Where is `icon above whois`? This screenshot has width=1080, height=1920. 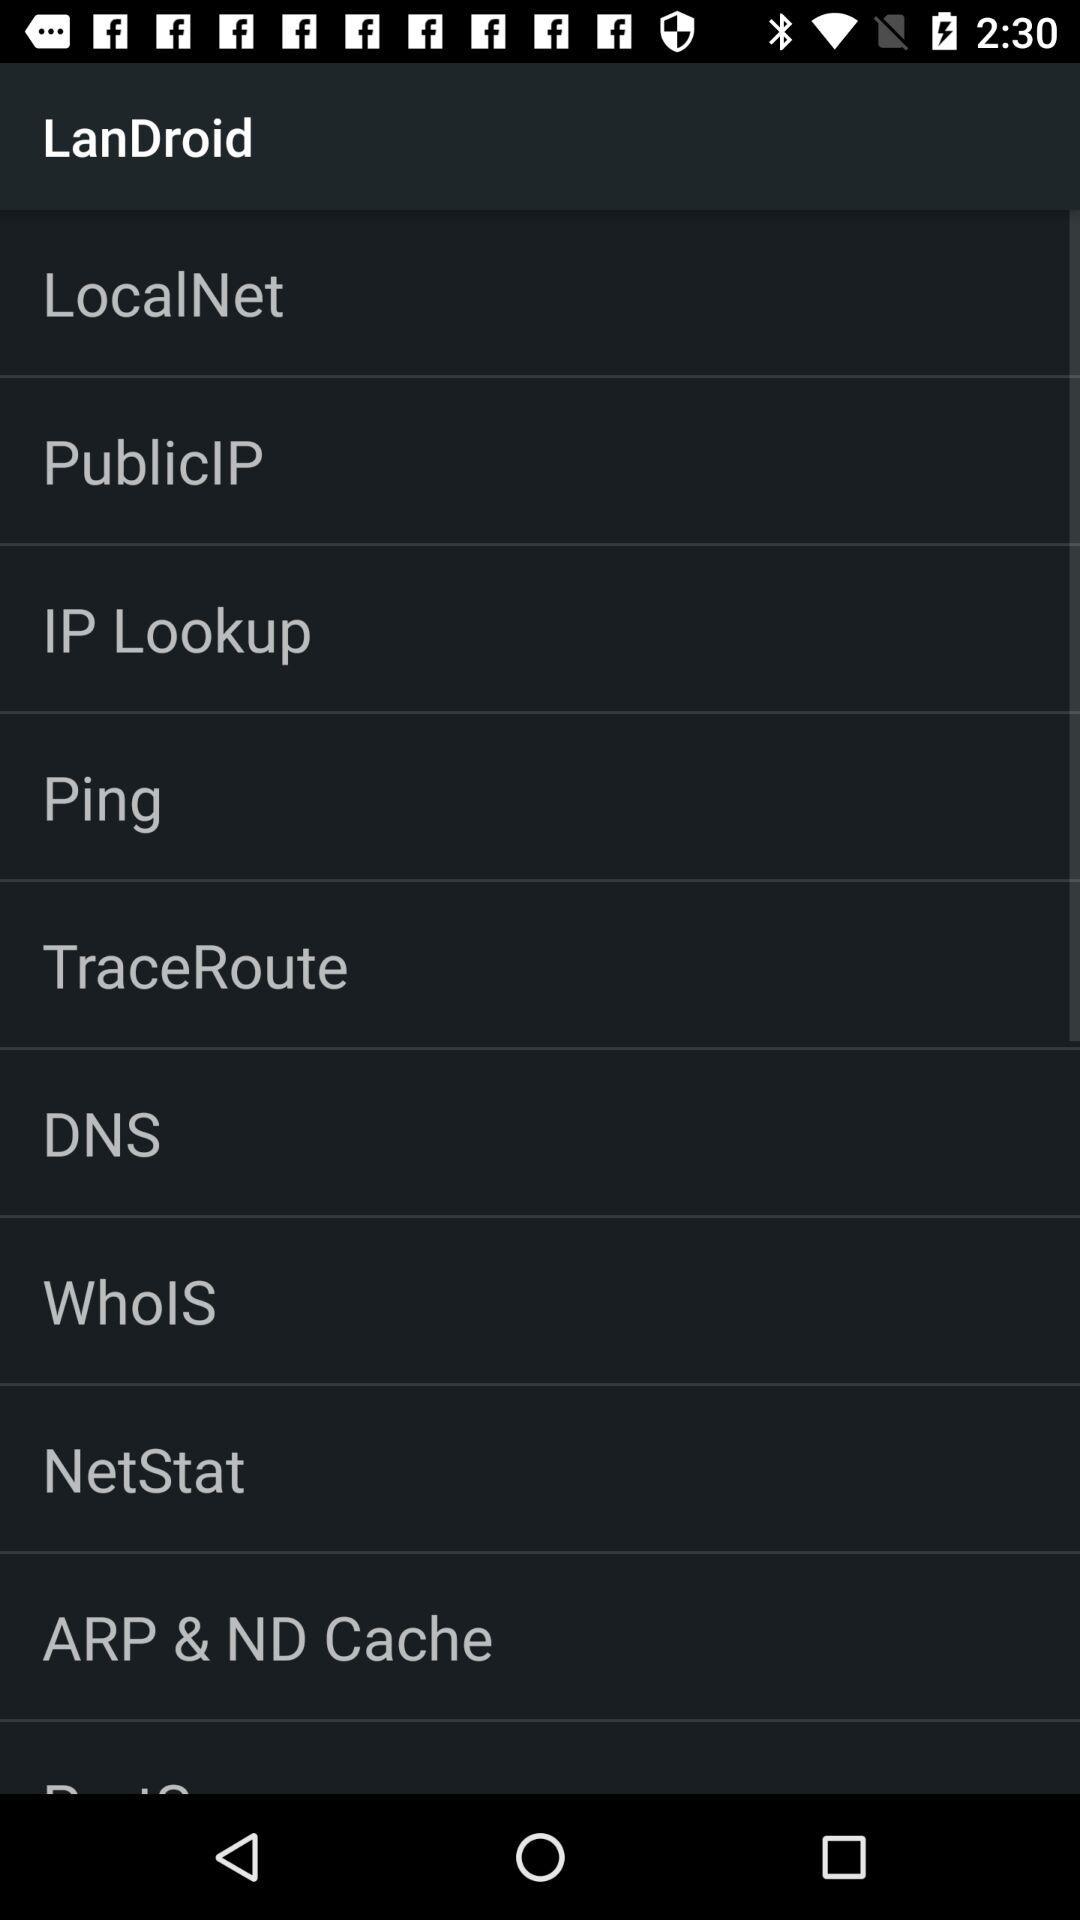
icon above whois is located at coordinates (101, 1132).